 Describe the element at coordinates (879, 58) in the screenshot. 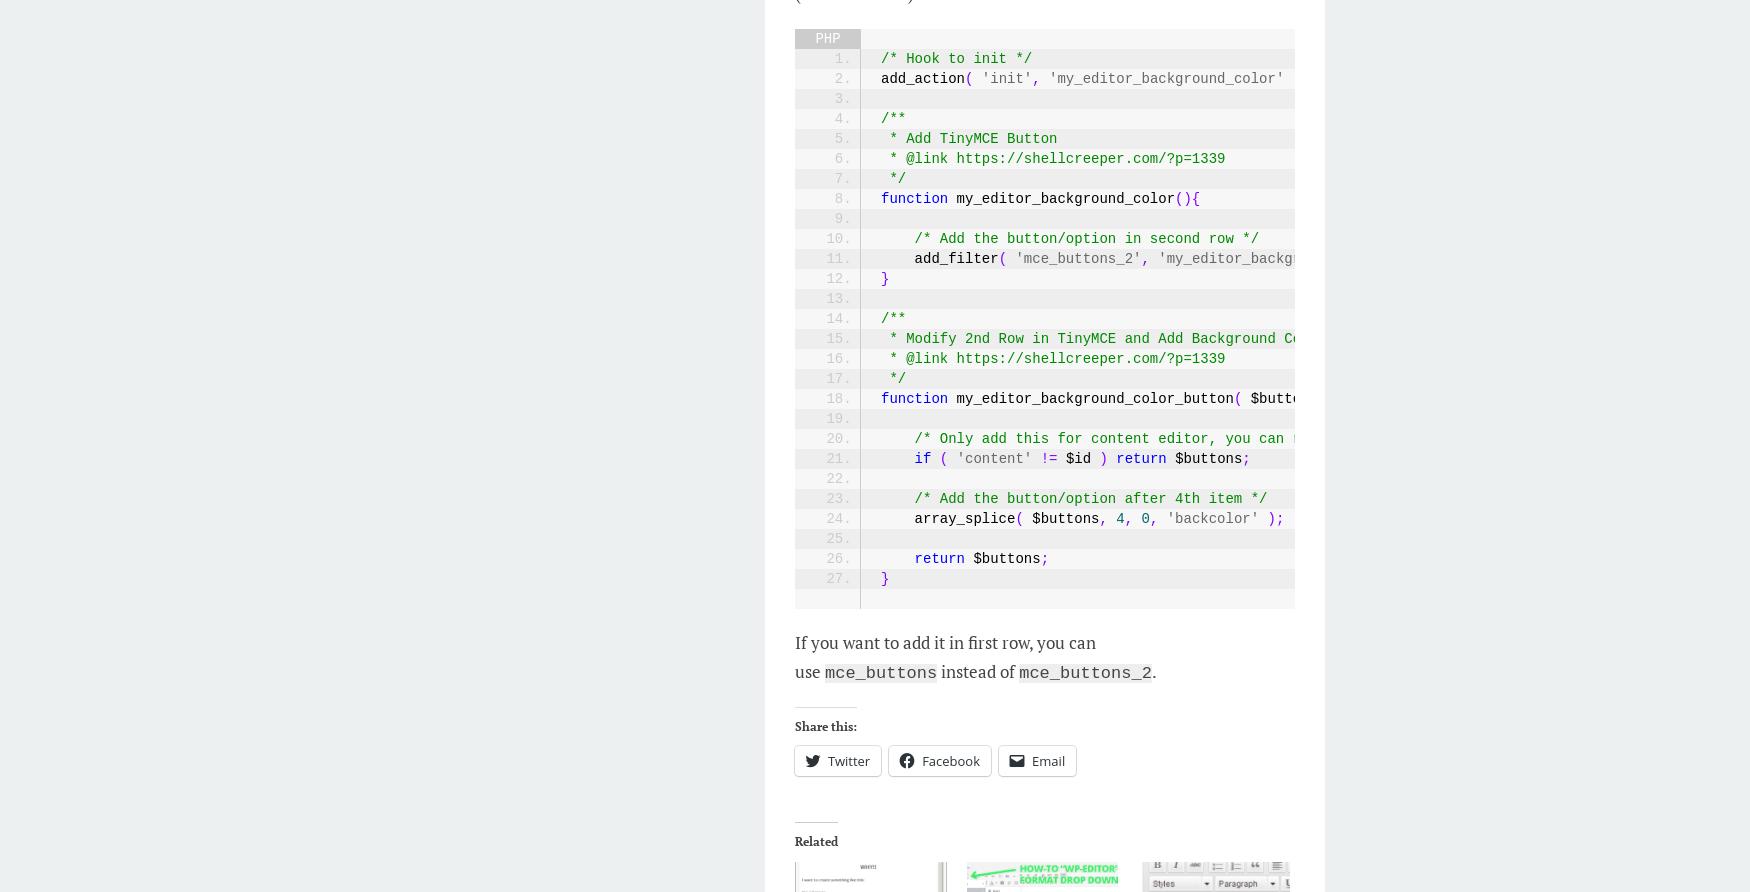

I see `'/* Hook to init */'` at that location.